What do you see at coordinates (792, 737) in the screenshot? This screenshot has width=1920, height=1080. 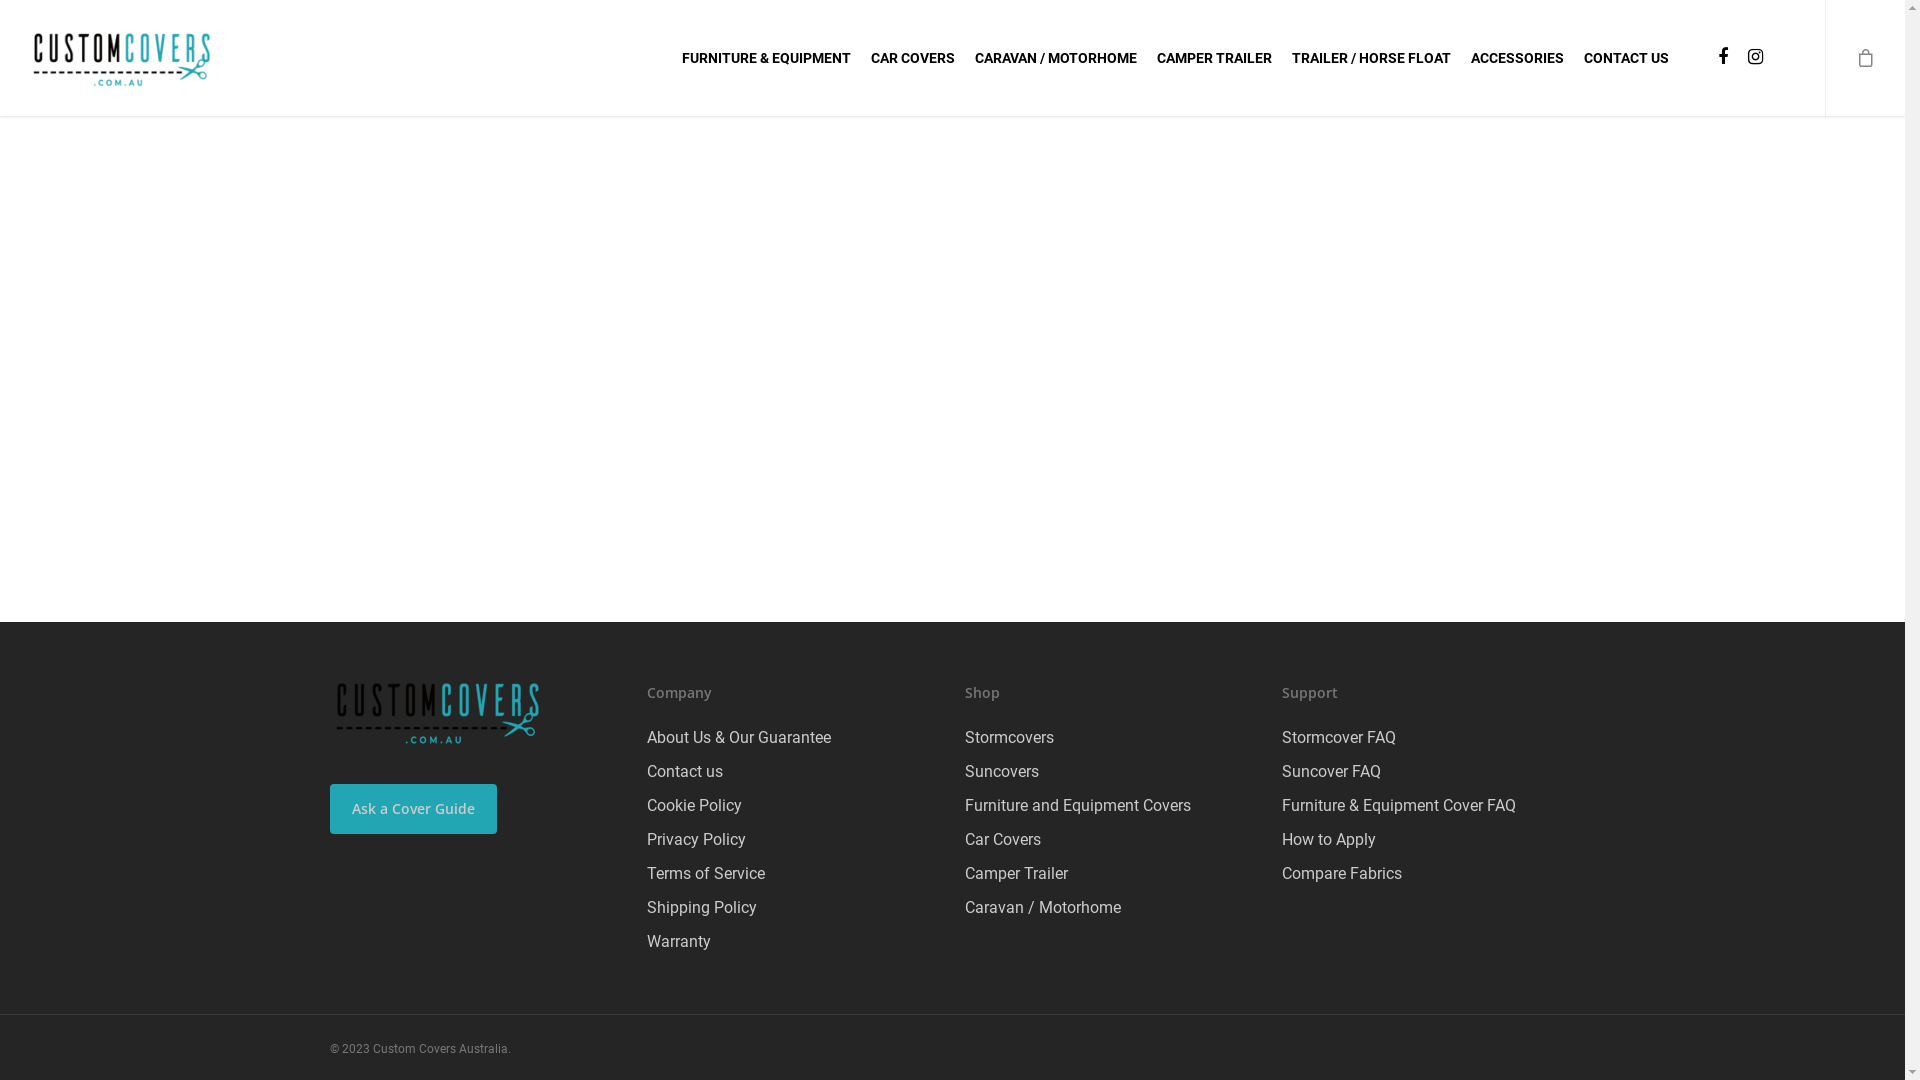 I see `'About Us & Our Guarantee'` at bounding box center [792, 737].